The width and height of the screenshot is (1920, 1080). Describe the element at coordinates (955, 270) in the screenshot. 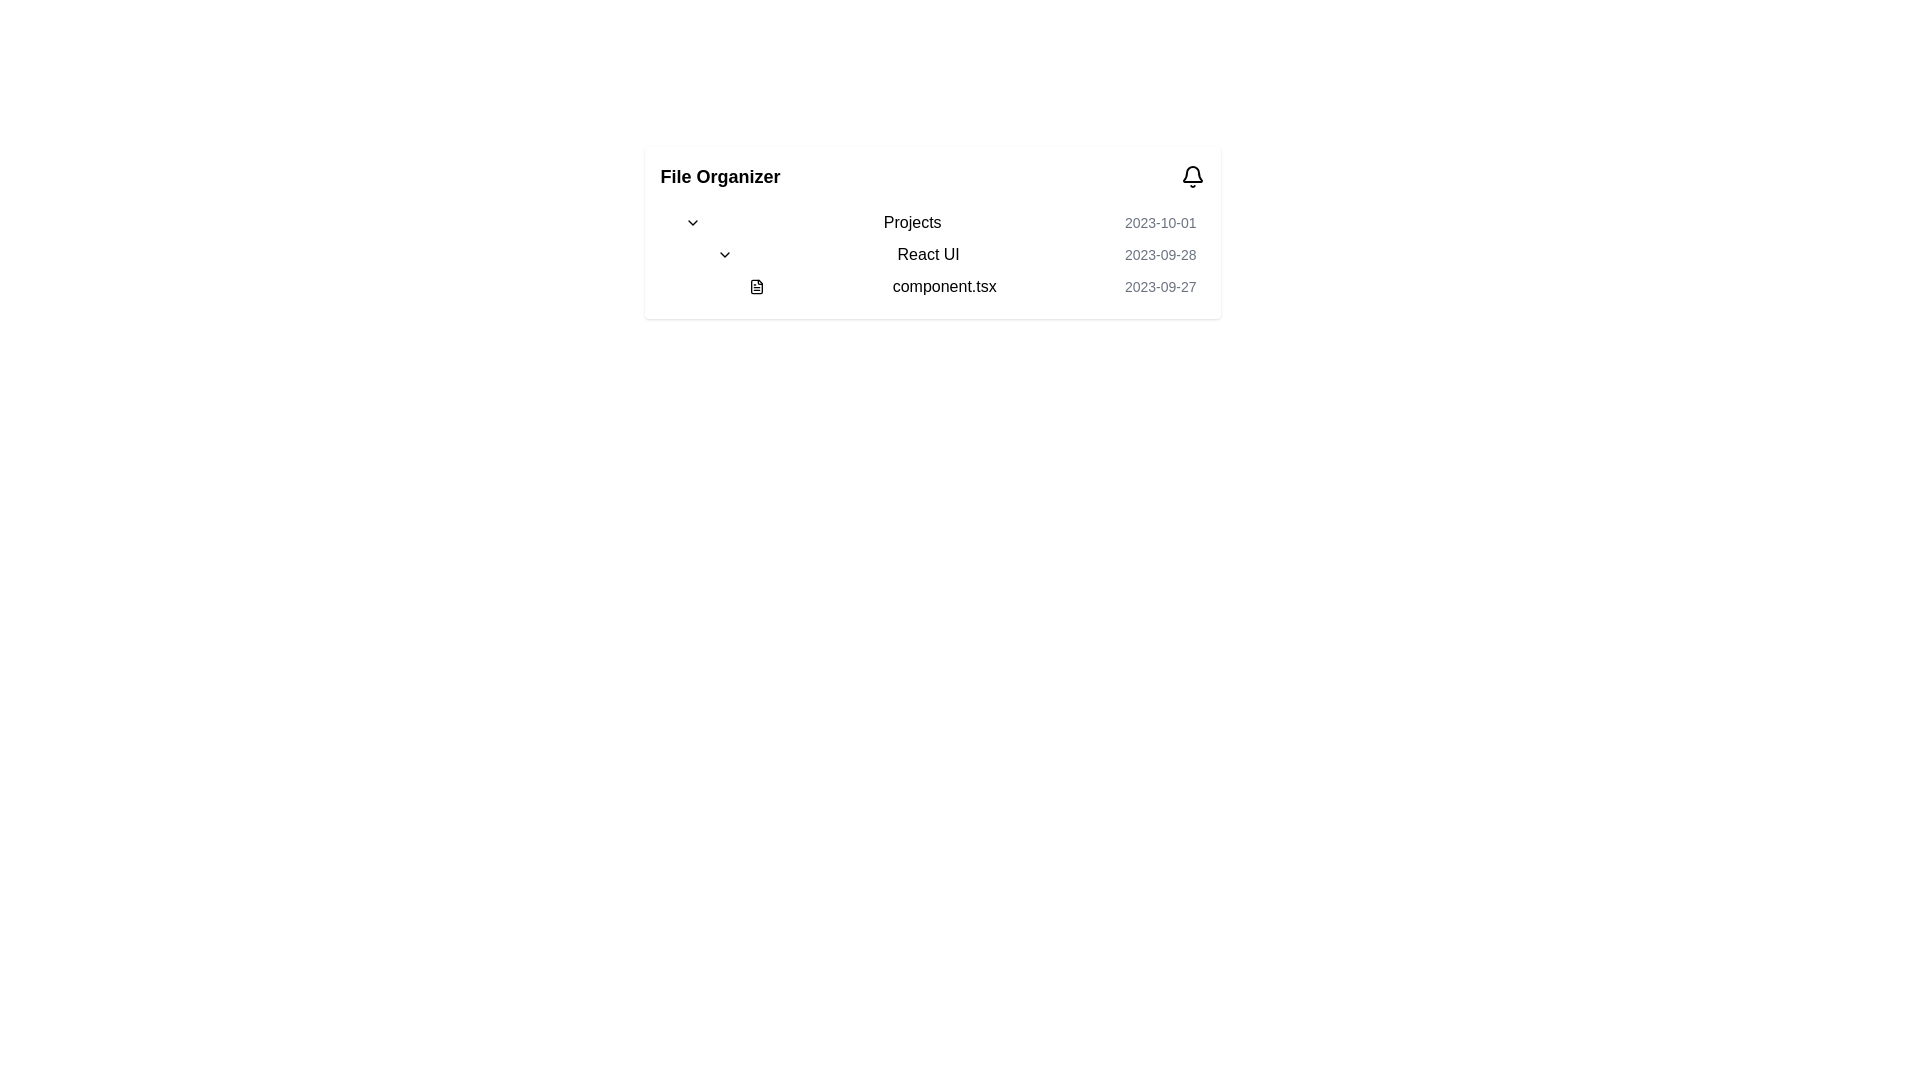

I see `the 'component.tsx' file entry under the 'React UI' section` at that location.